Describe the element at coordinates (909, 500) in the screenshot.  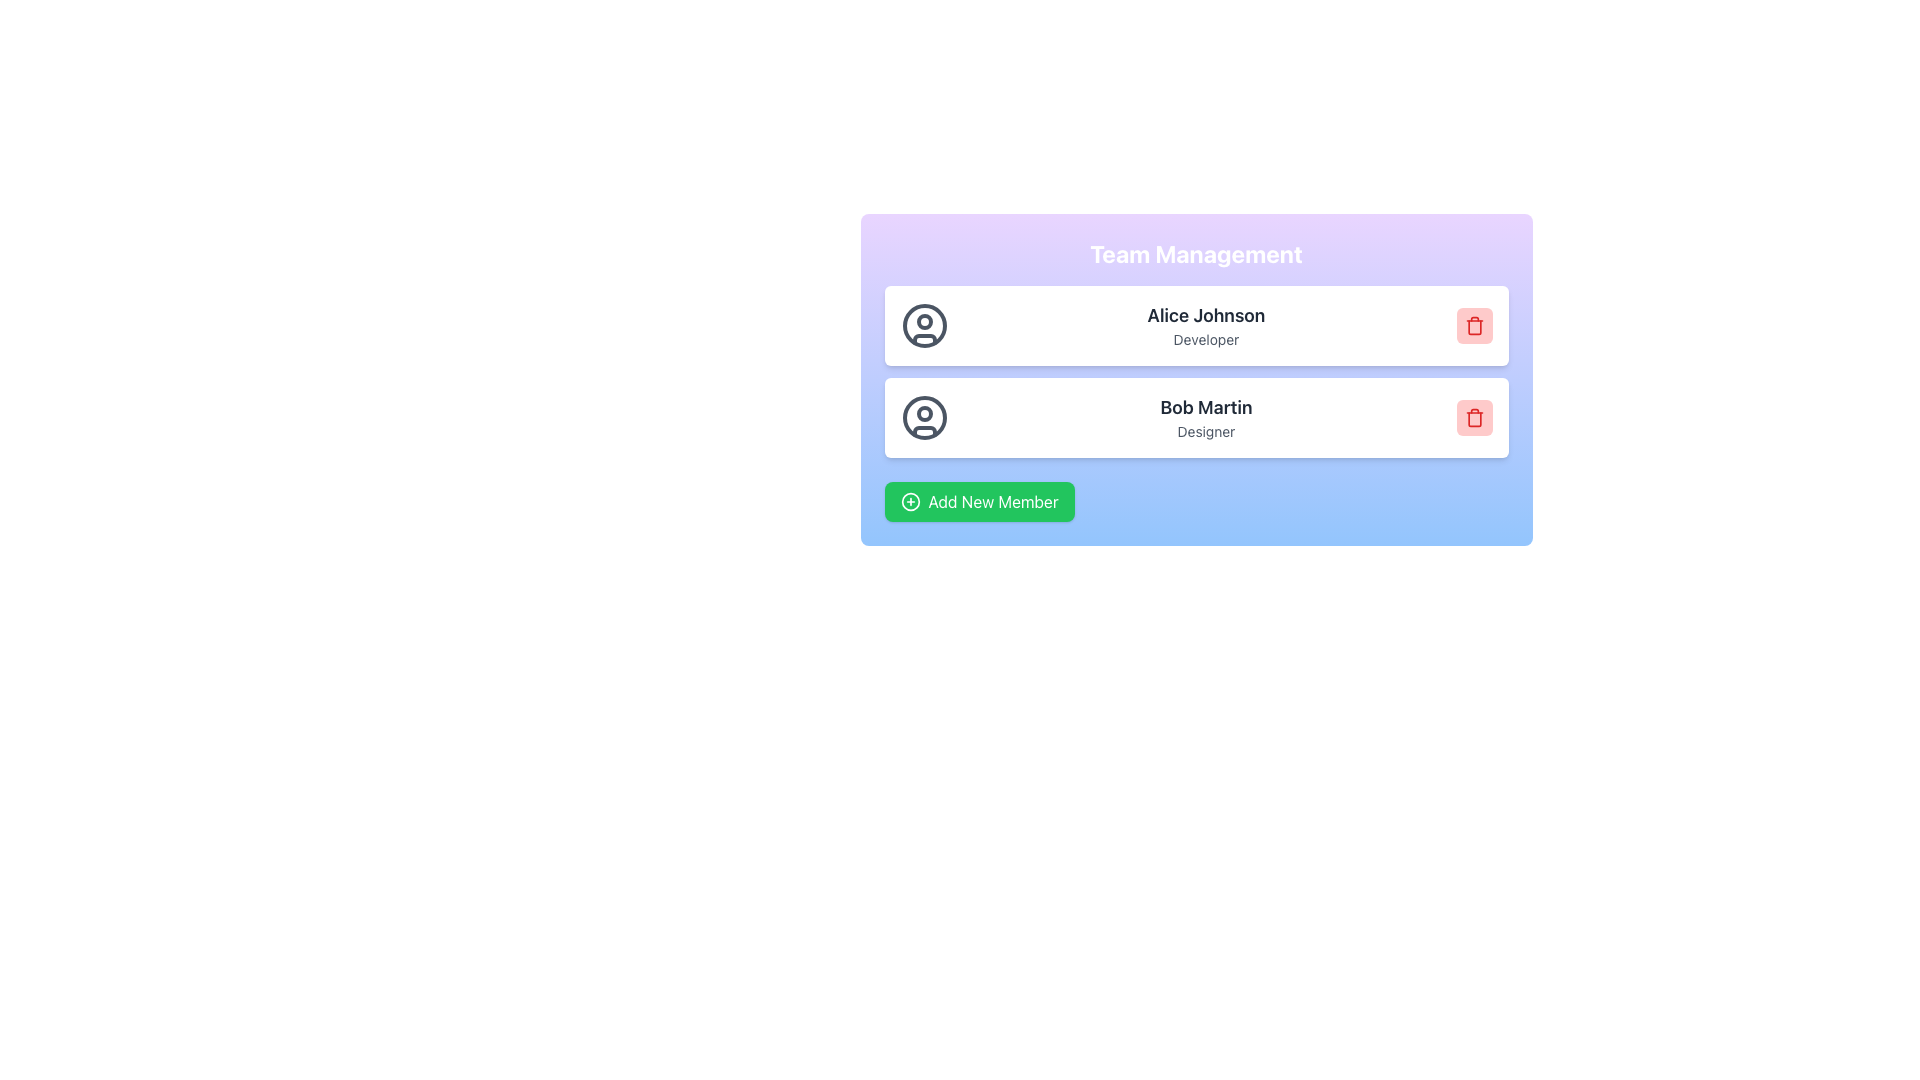
I see `the 'Add New Member' button which contains an SVG Circle indicating the action of adding members, located at the bottom left of the panel interface` at that location.